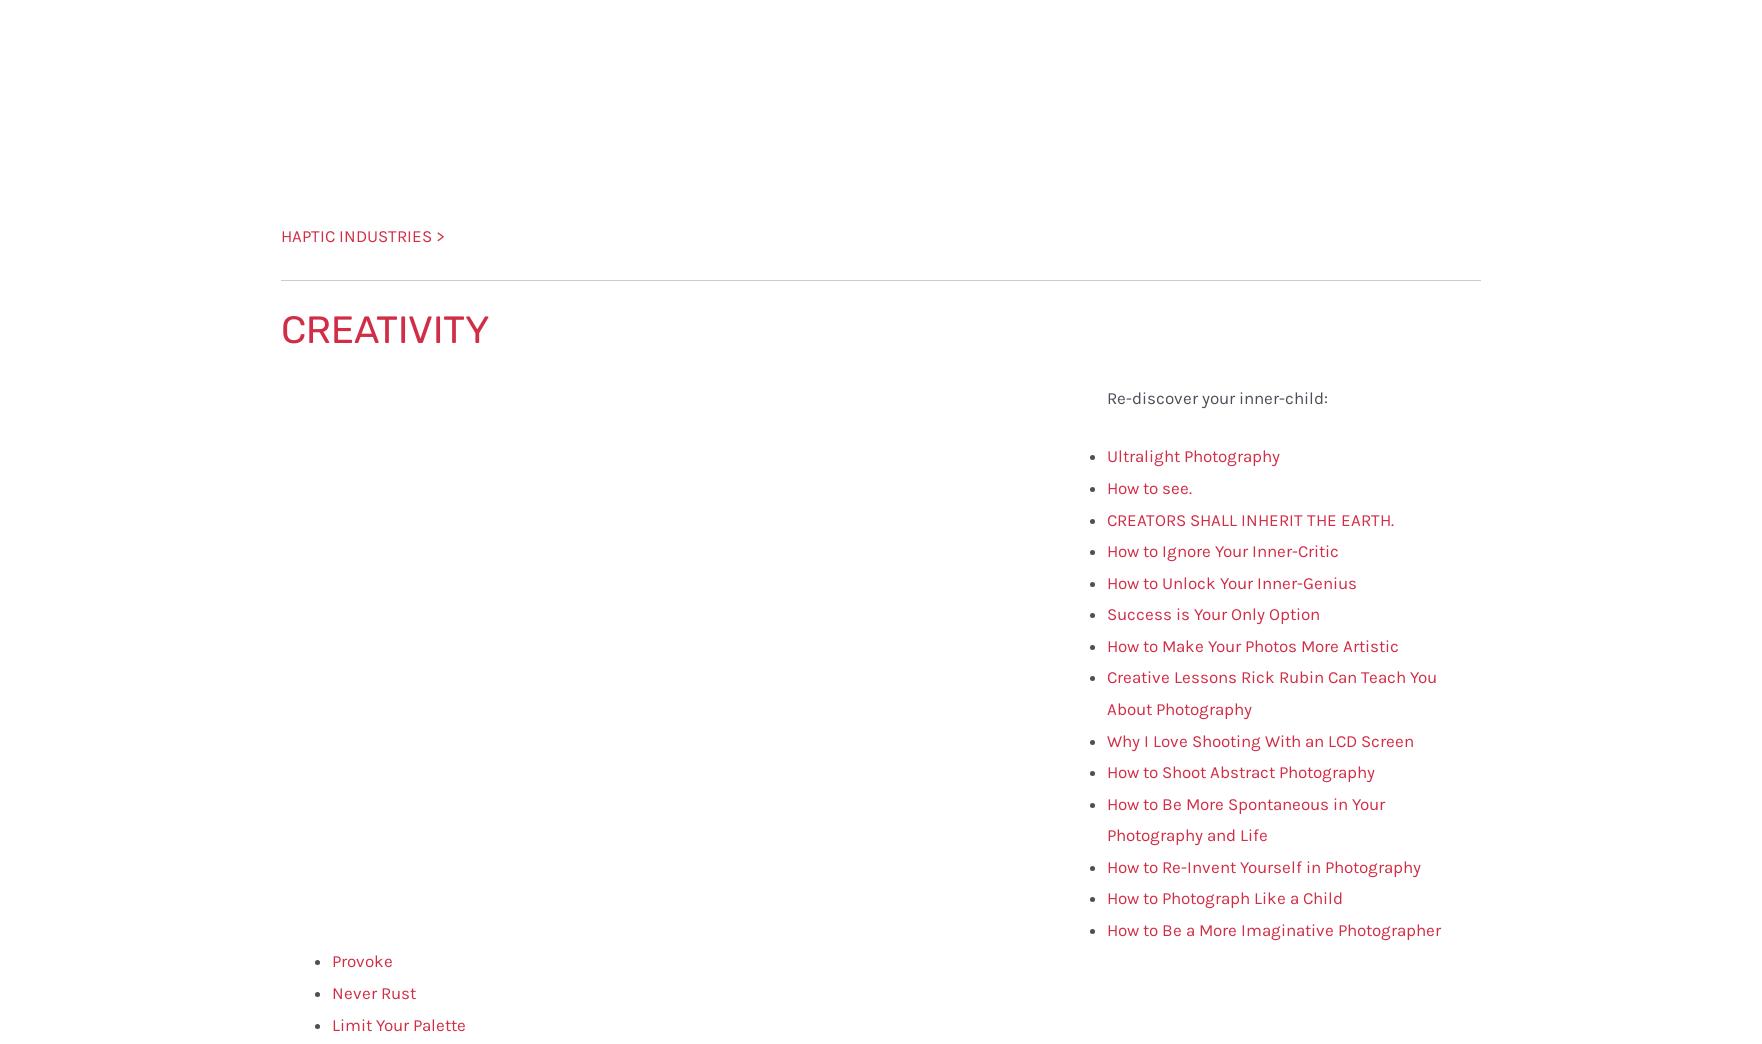  I want to click on 'How to Unlock Your Inner-Genius', so click(1230, 581).